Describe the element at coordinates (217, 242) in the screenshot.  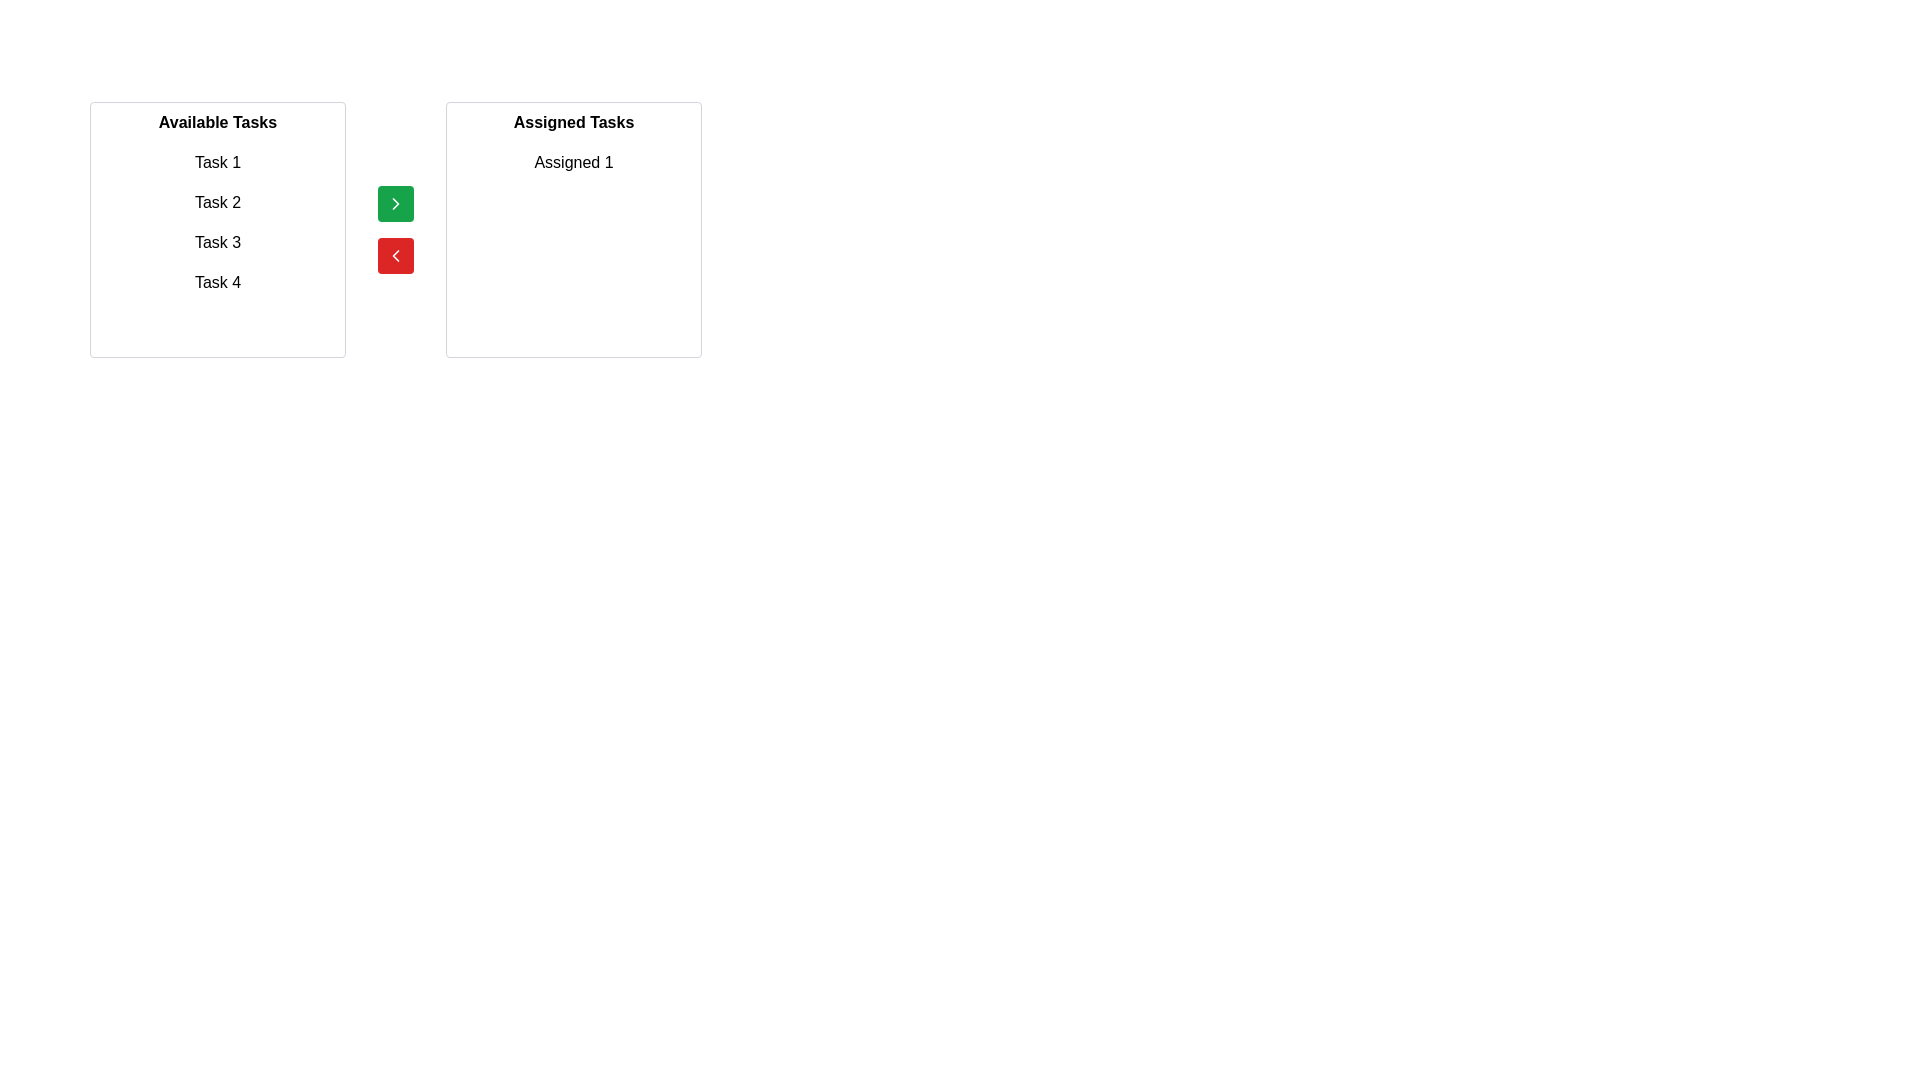
I see `the list item displaying the text 'Task 3'` at that location.